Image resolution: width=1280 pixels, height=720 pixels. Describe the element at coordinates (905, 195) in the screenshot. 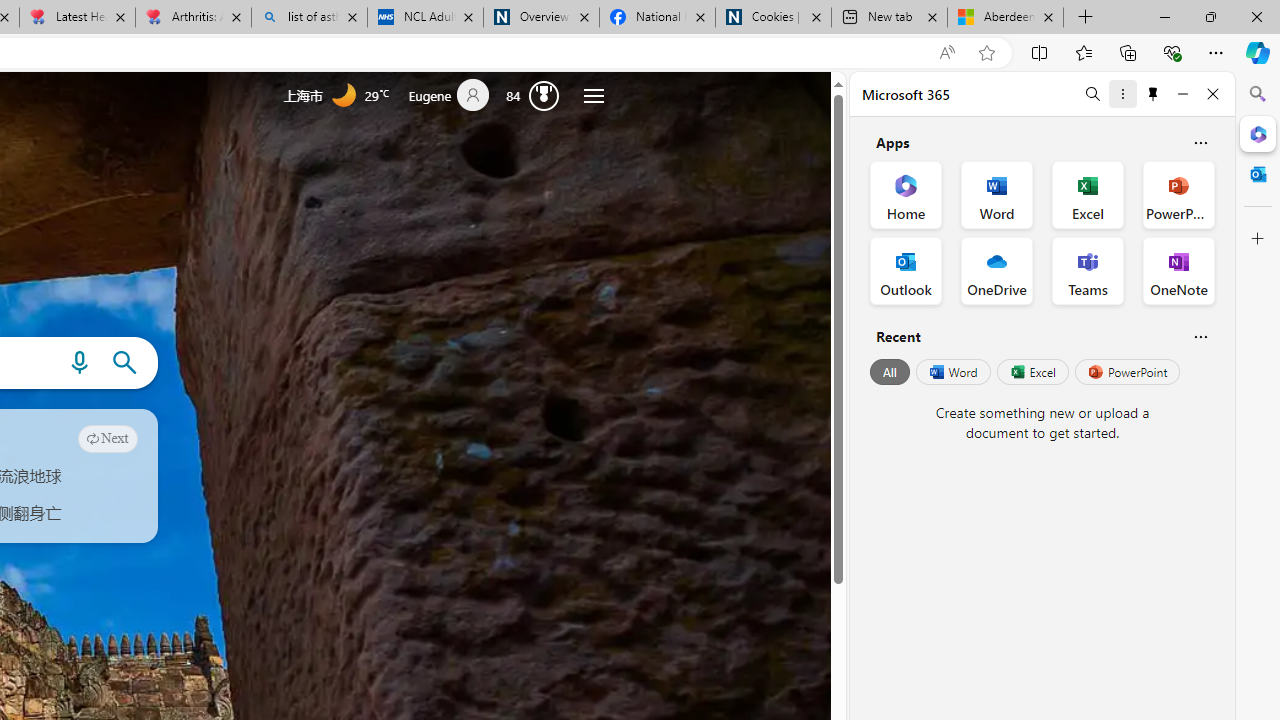

I see `'Home Office App'` at that location.